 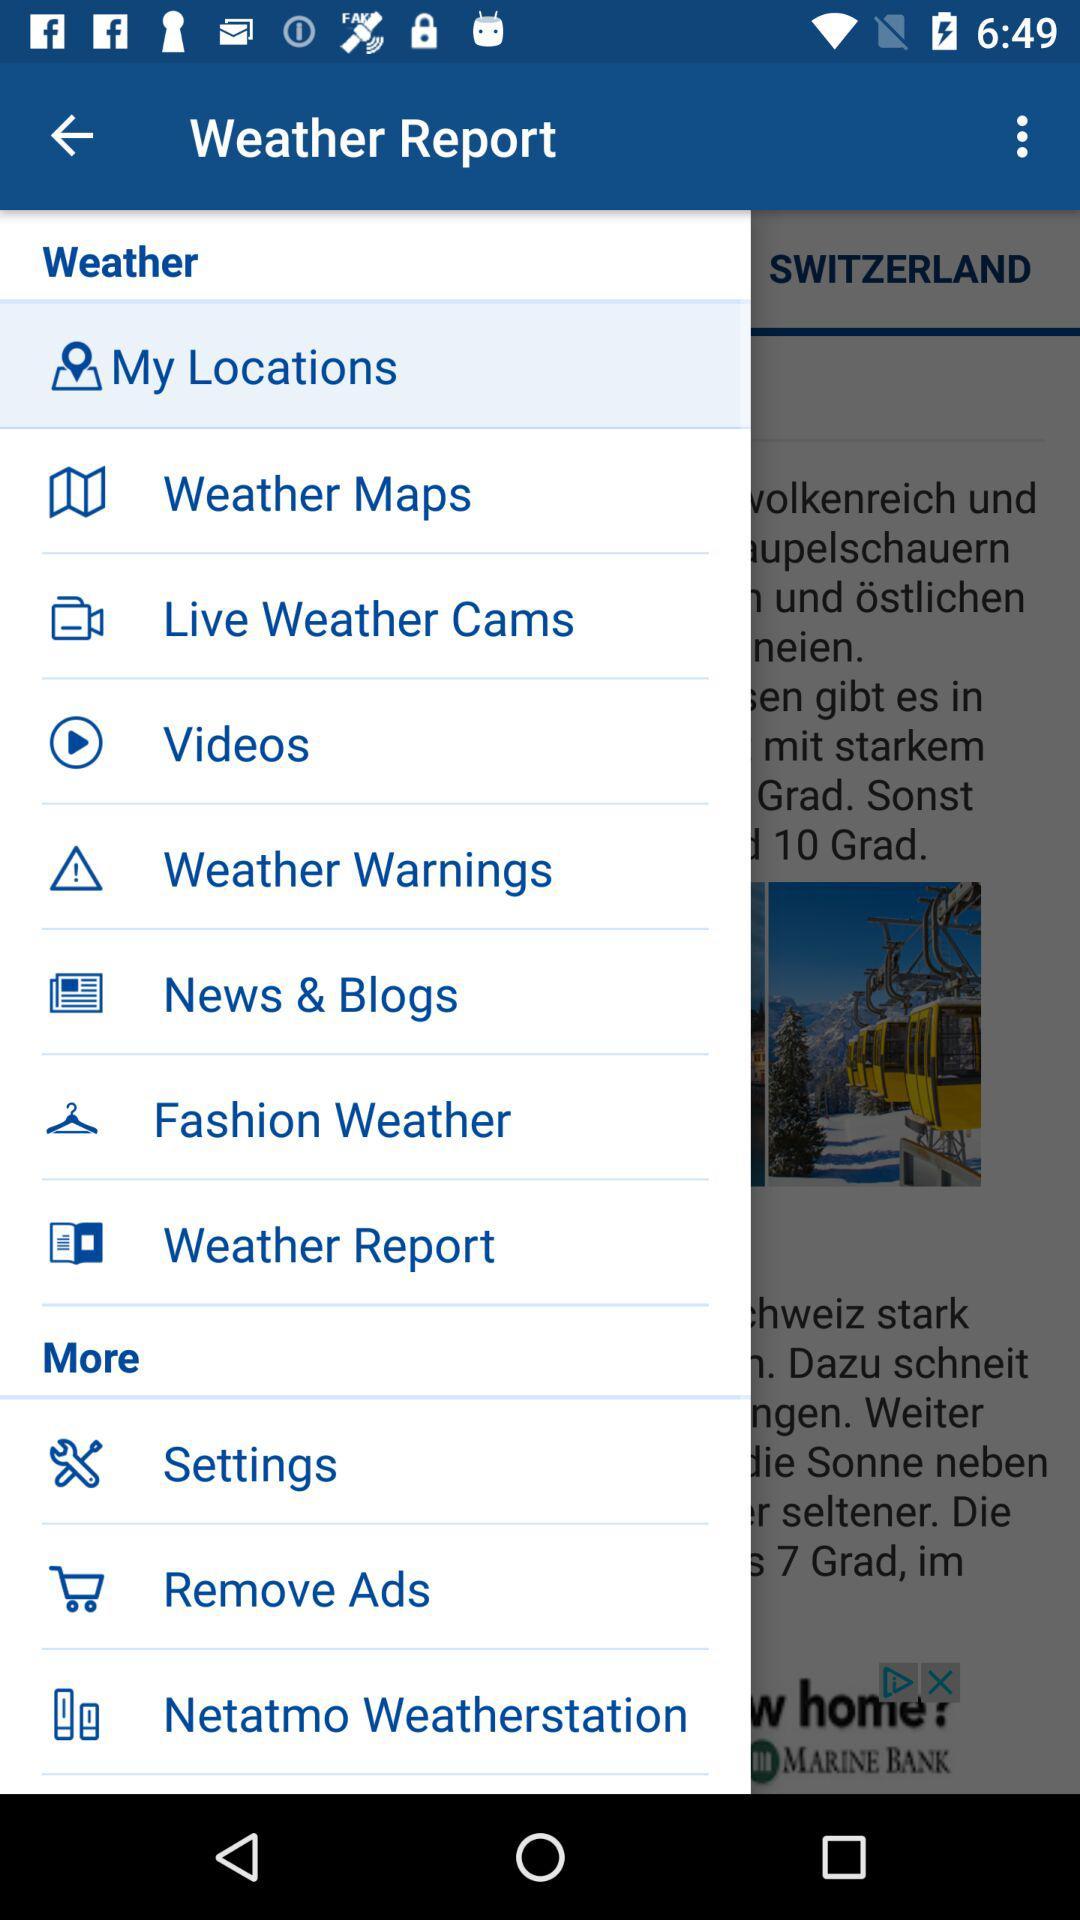 What do you see at coordinates (75, 1462) in the screenshot?
I see `the setting option` at bounding box center [75, 1462].